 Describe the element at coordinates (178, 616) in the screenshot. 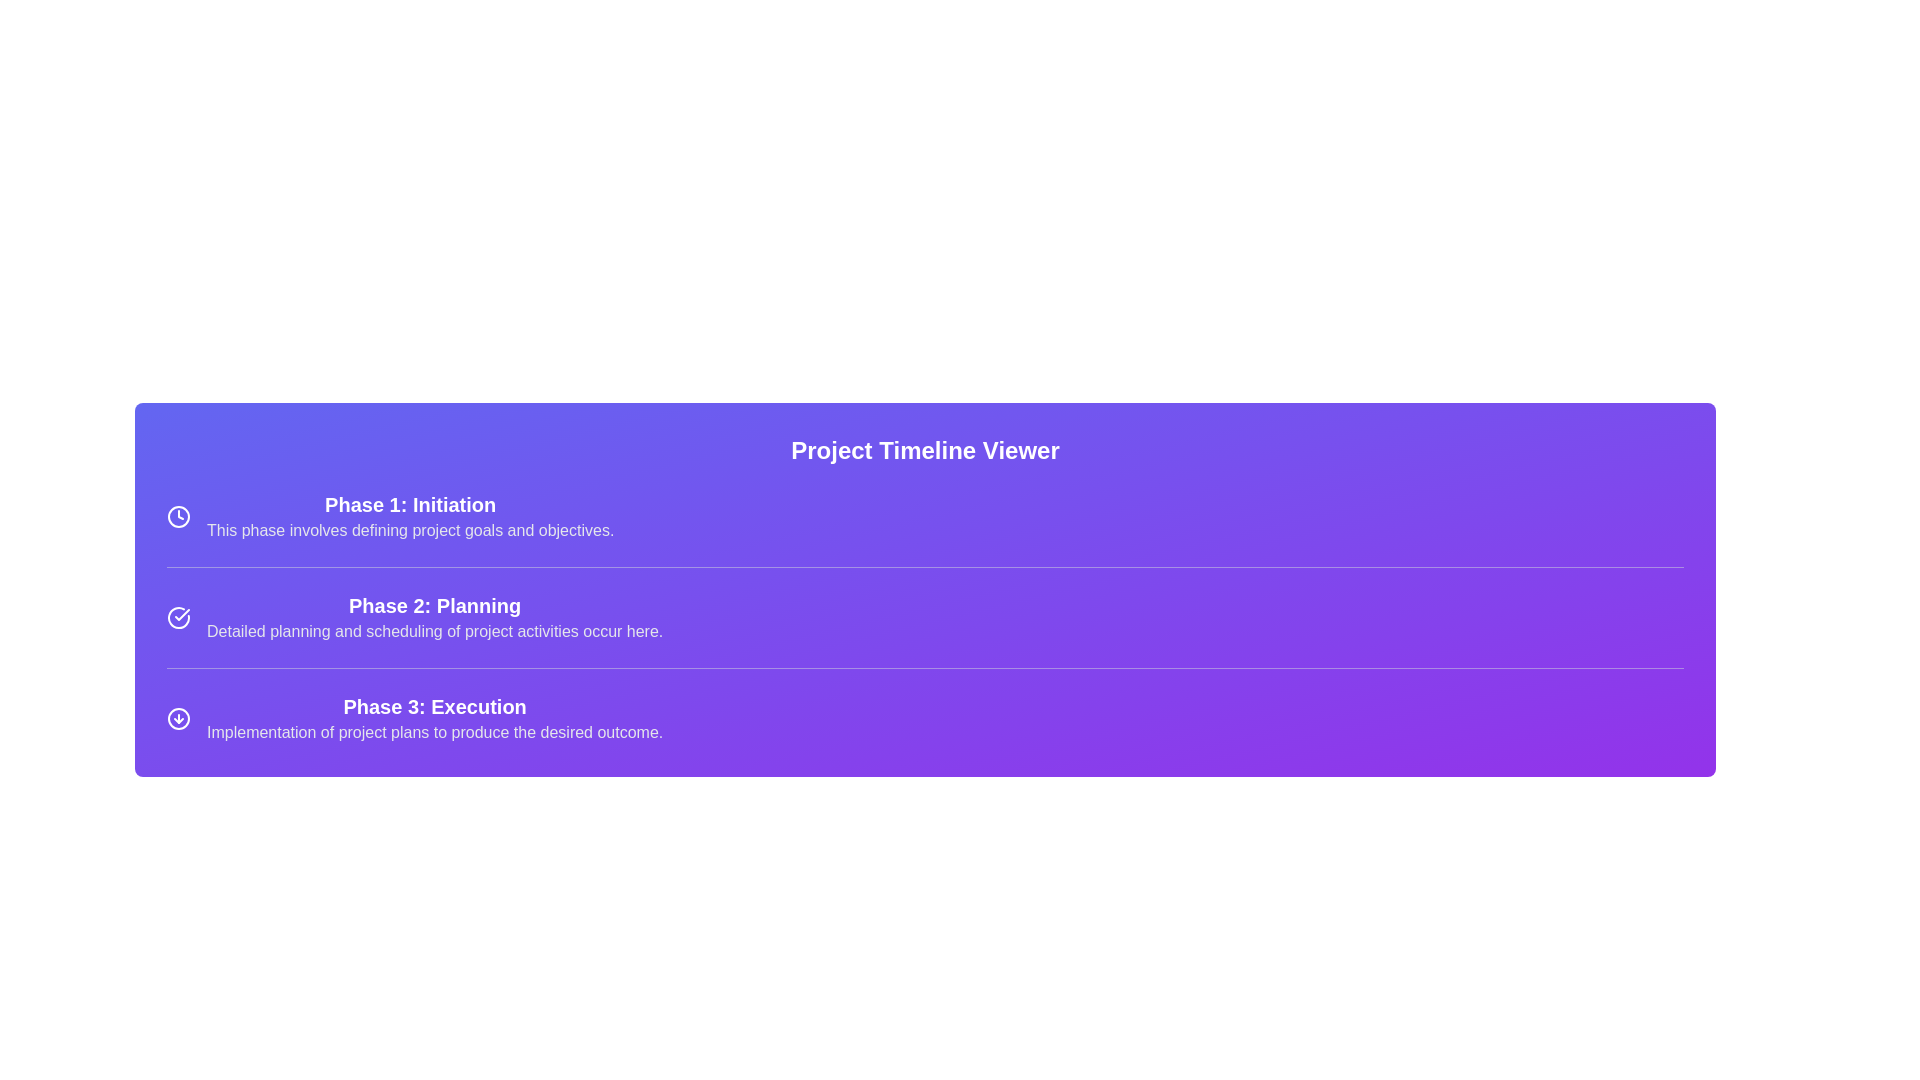

I see `the graphical icon of a circle with a checkmark inside it, located to the left of the text 'Phase 2: Planning'` at that location.